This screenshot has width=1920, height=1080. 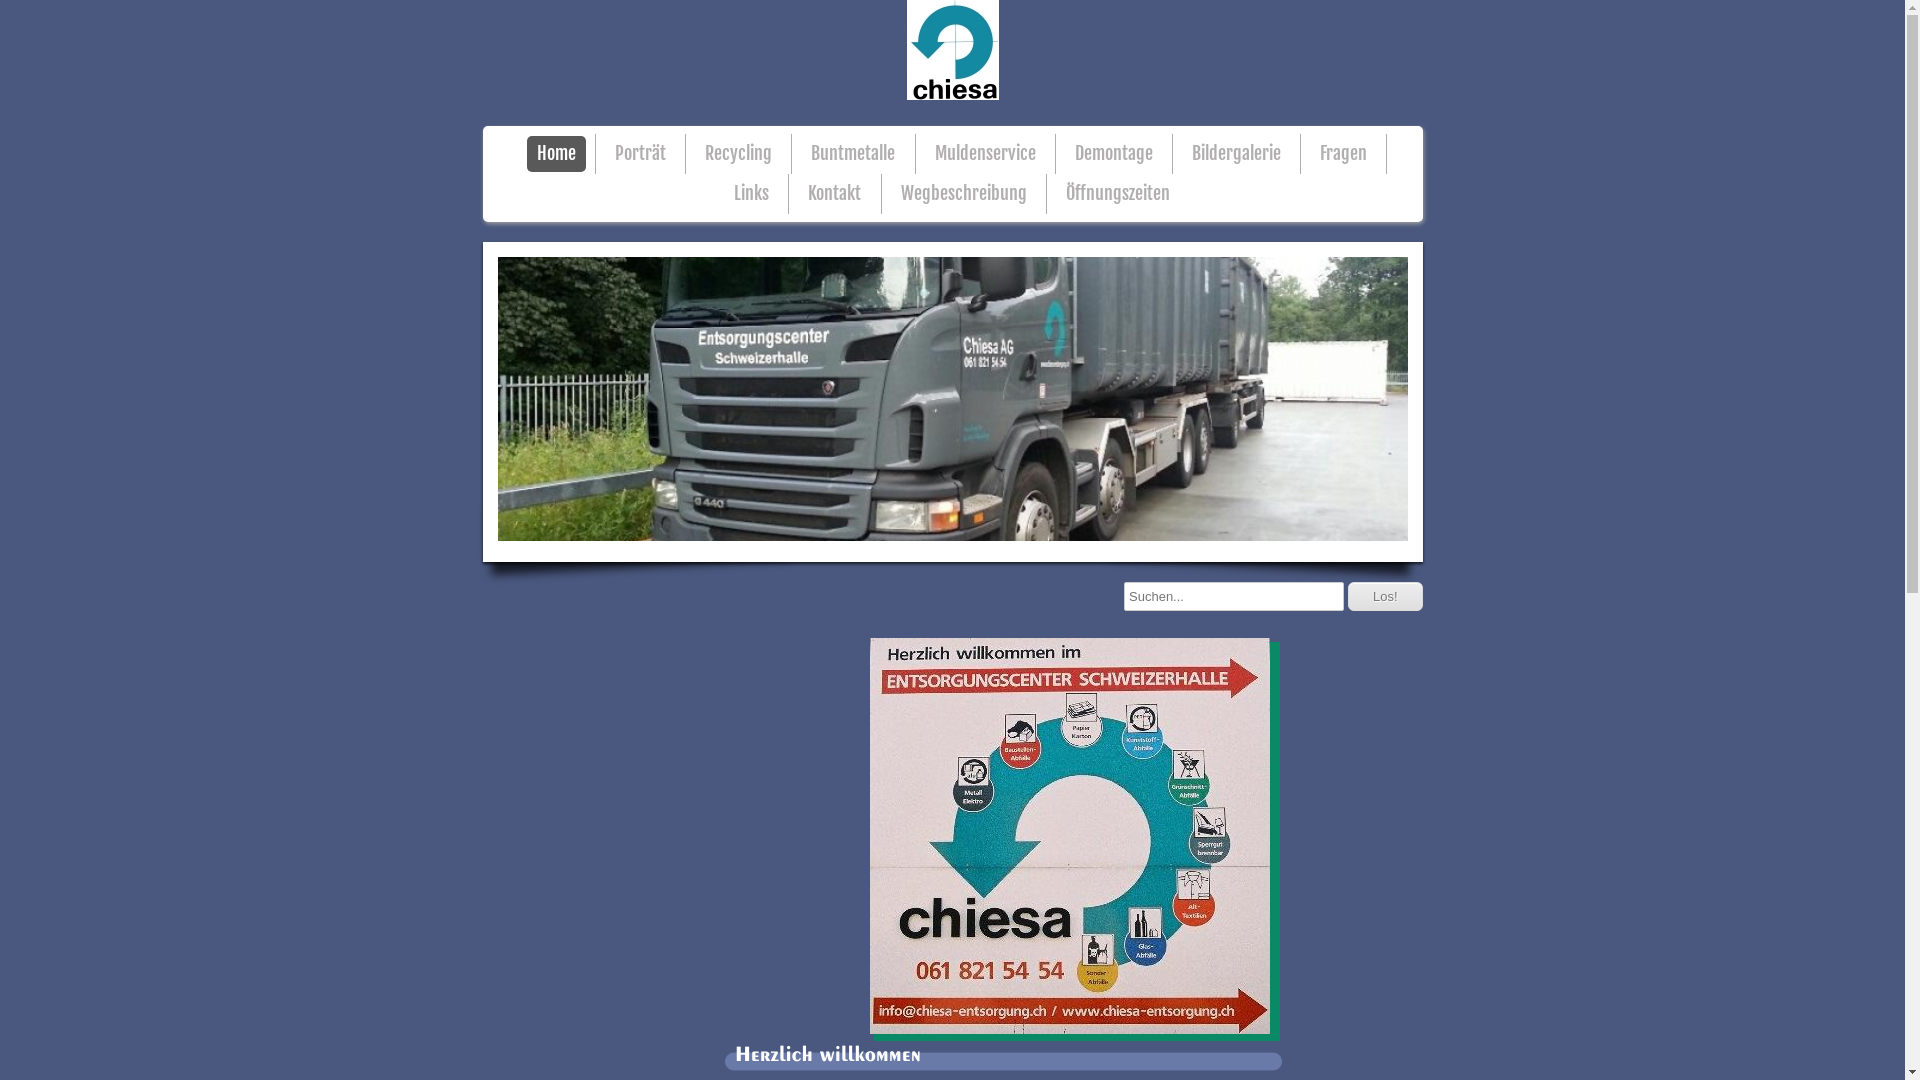 What do you see at coordinates (853, 153) in the screenshot?
I see `'Buntmetalle'` at bounding box center [853, 153].